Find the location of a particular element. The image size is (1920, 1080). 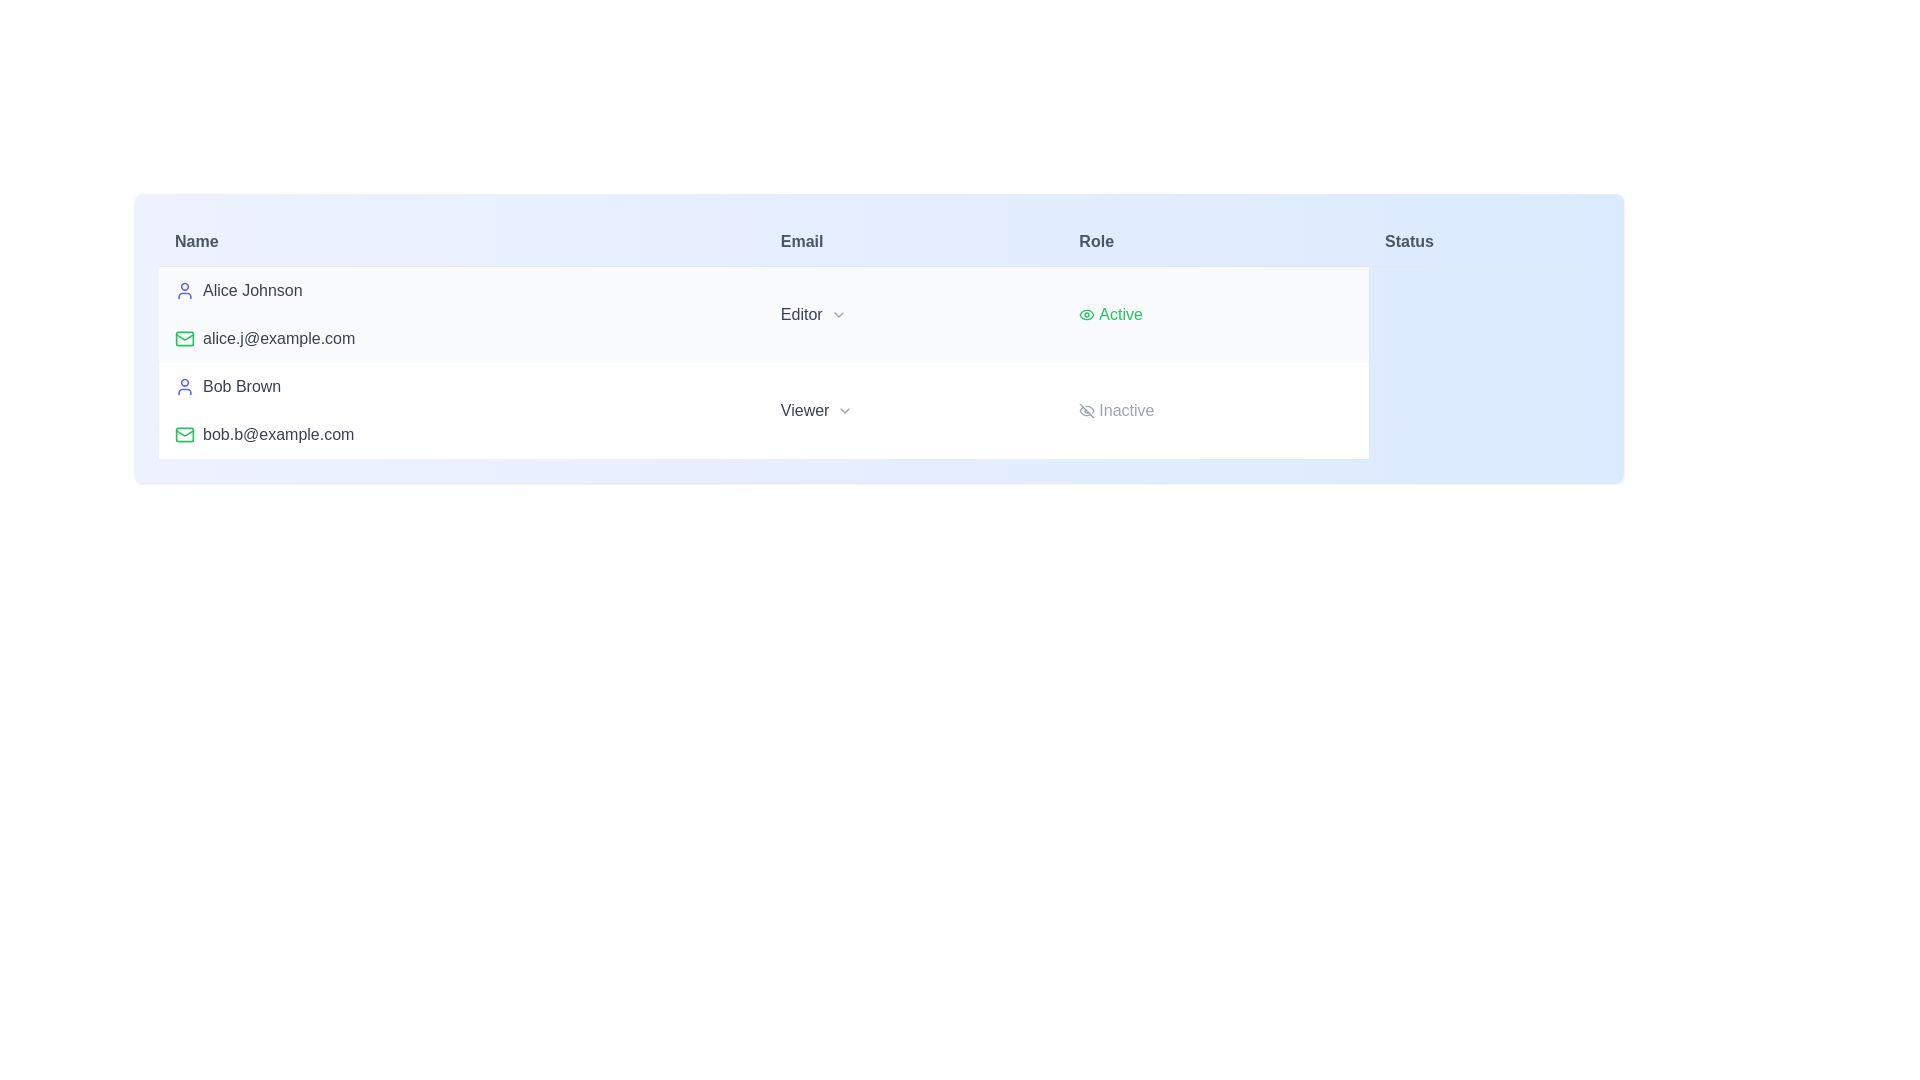

the eye icon with a slash representing 'Inactive' next to the user 'Bob Brown' in the Role column of the table is located at coordinates (1086, 410).